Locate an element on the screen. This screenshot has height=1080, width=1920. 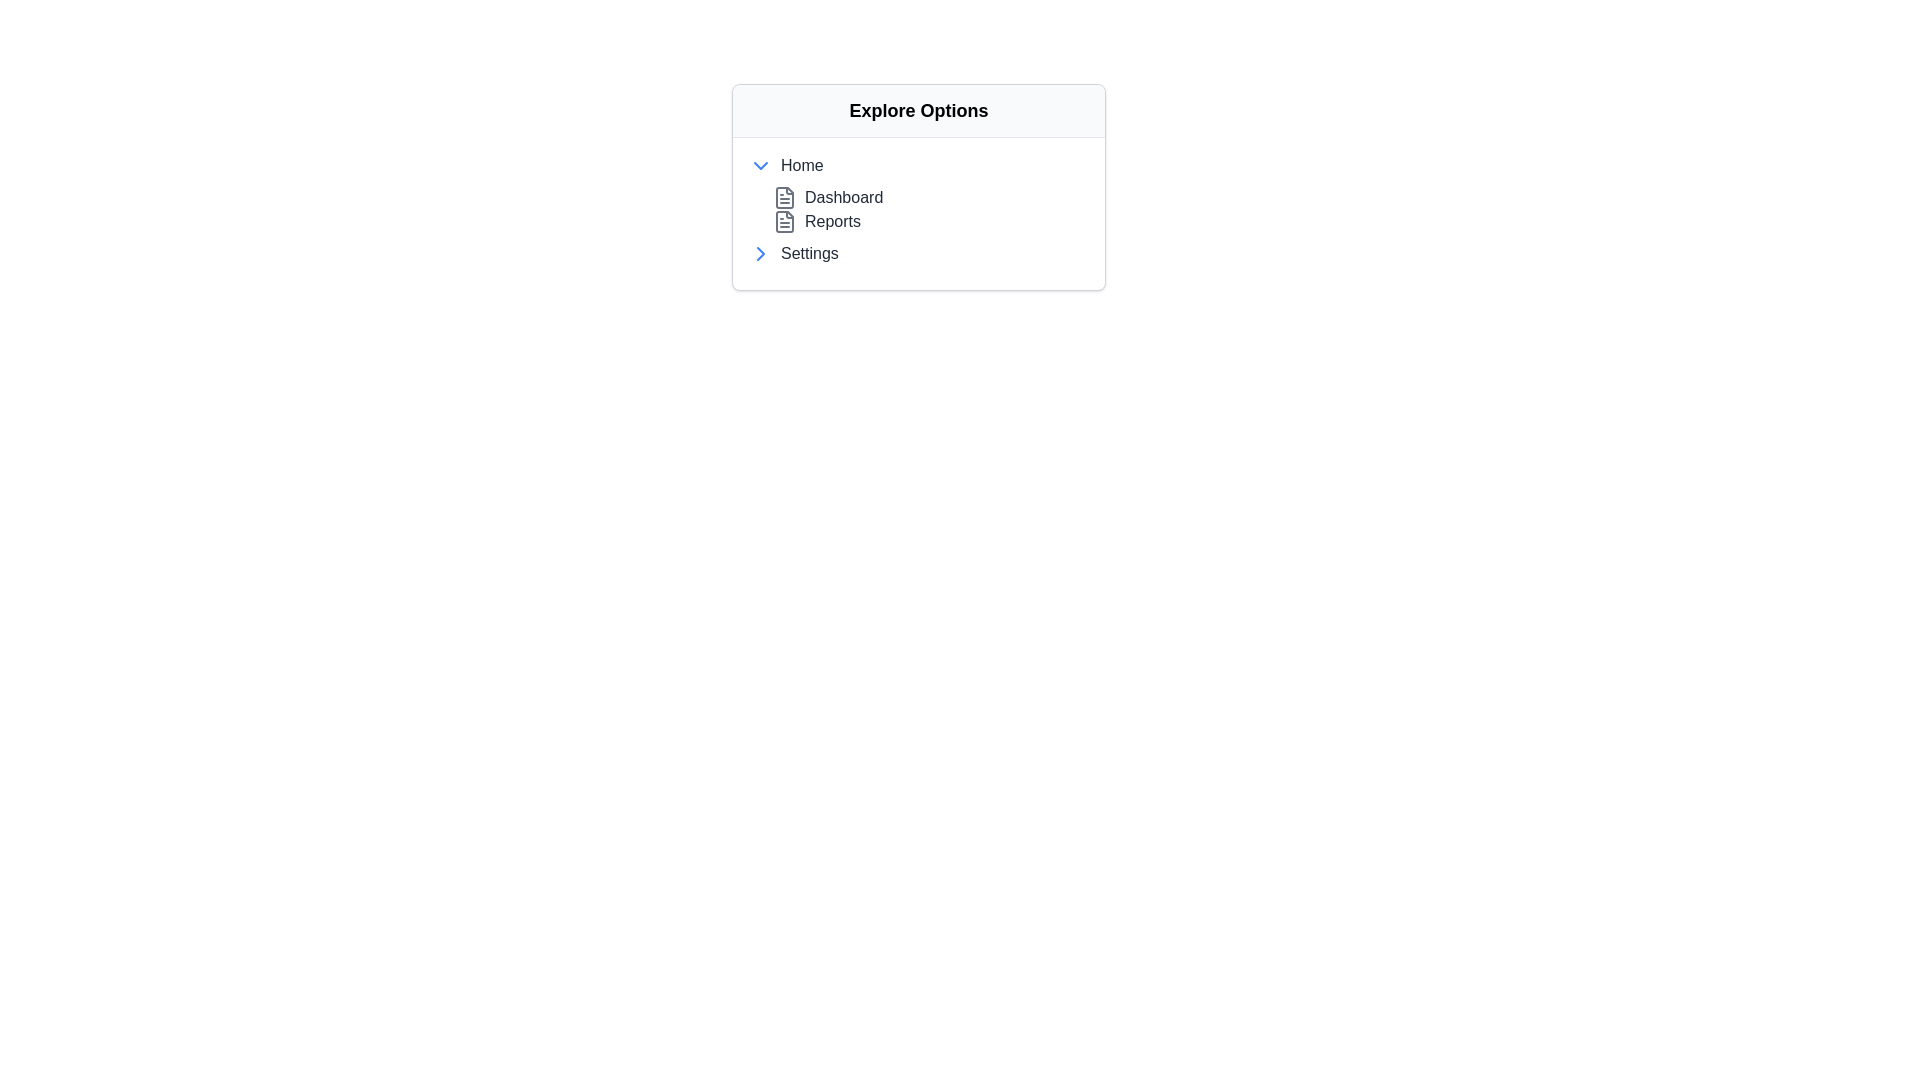
the 'Dashboard' entry in the vertical list located within the 'Explore Options' section, positioned between 'Home' and 'Settings' is located at coordinates (917, 193).